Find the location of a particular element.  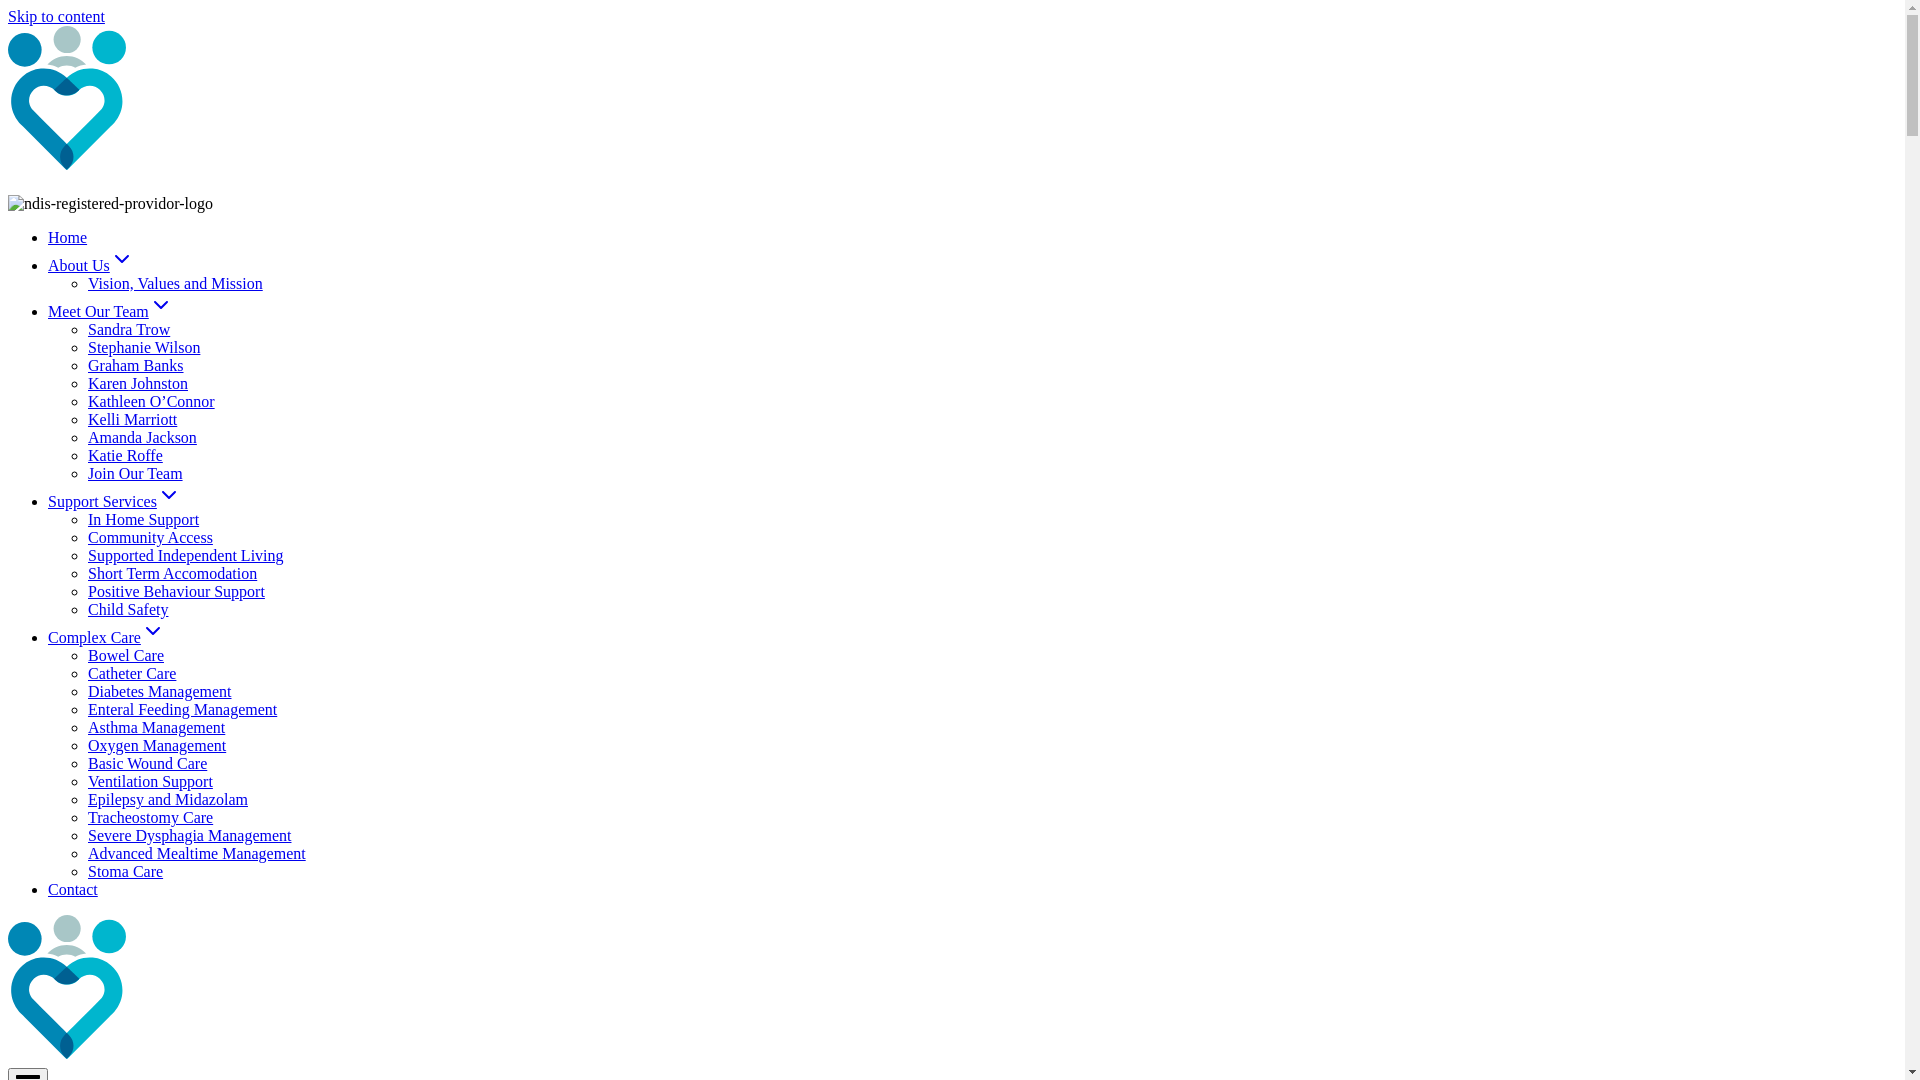

'Meet Our TeamExpand' is located at coordinates (109, 311).